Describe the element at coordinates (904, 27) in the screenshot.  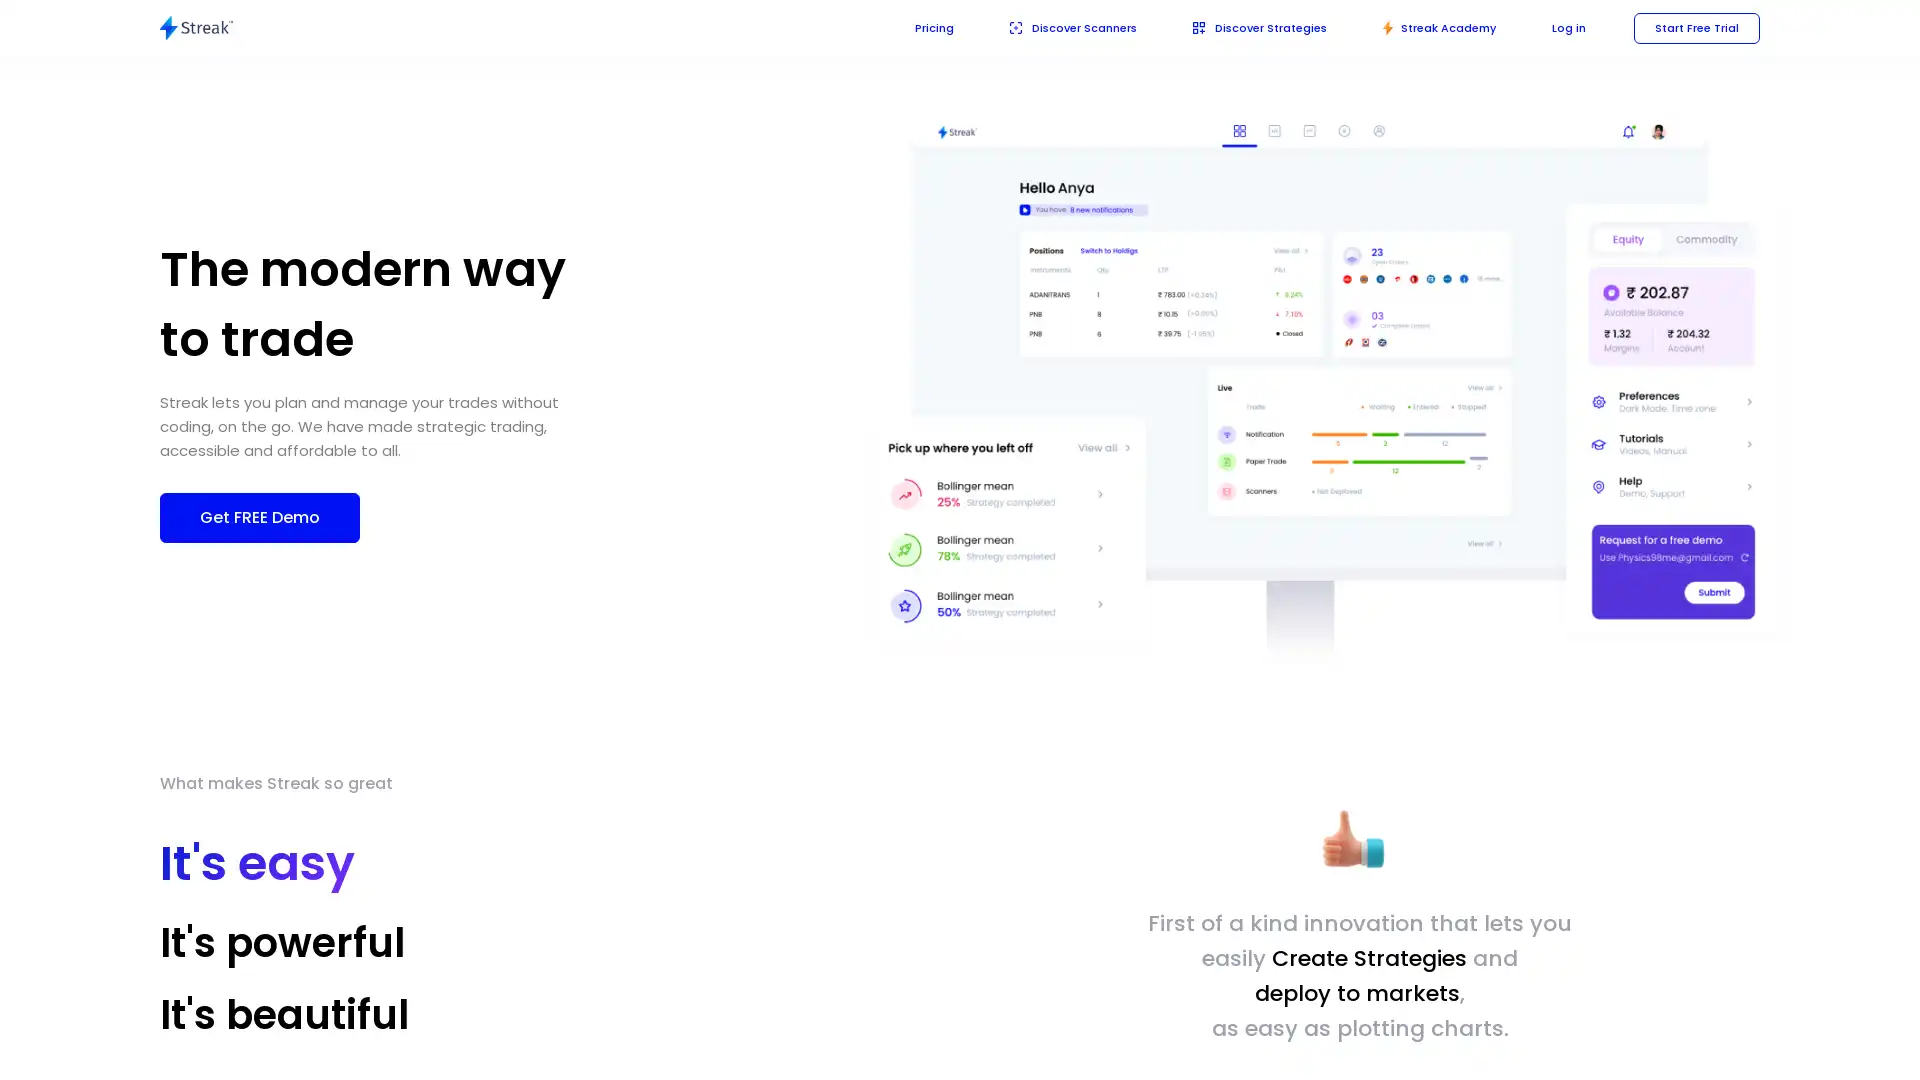
I see `Pricing` at that location.